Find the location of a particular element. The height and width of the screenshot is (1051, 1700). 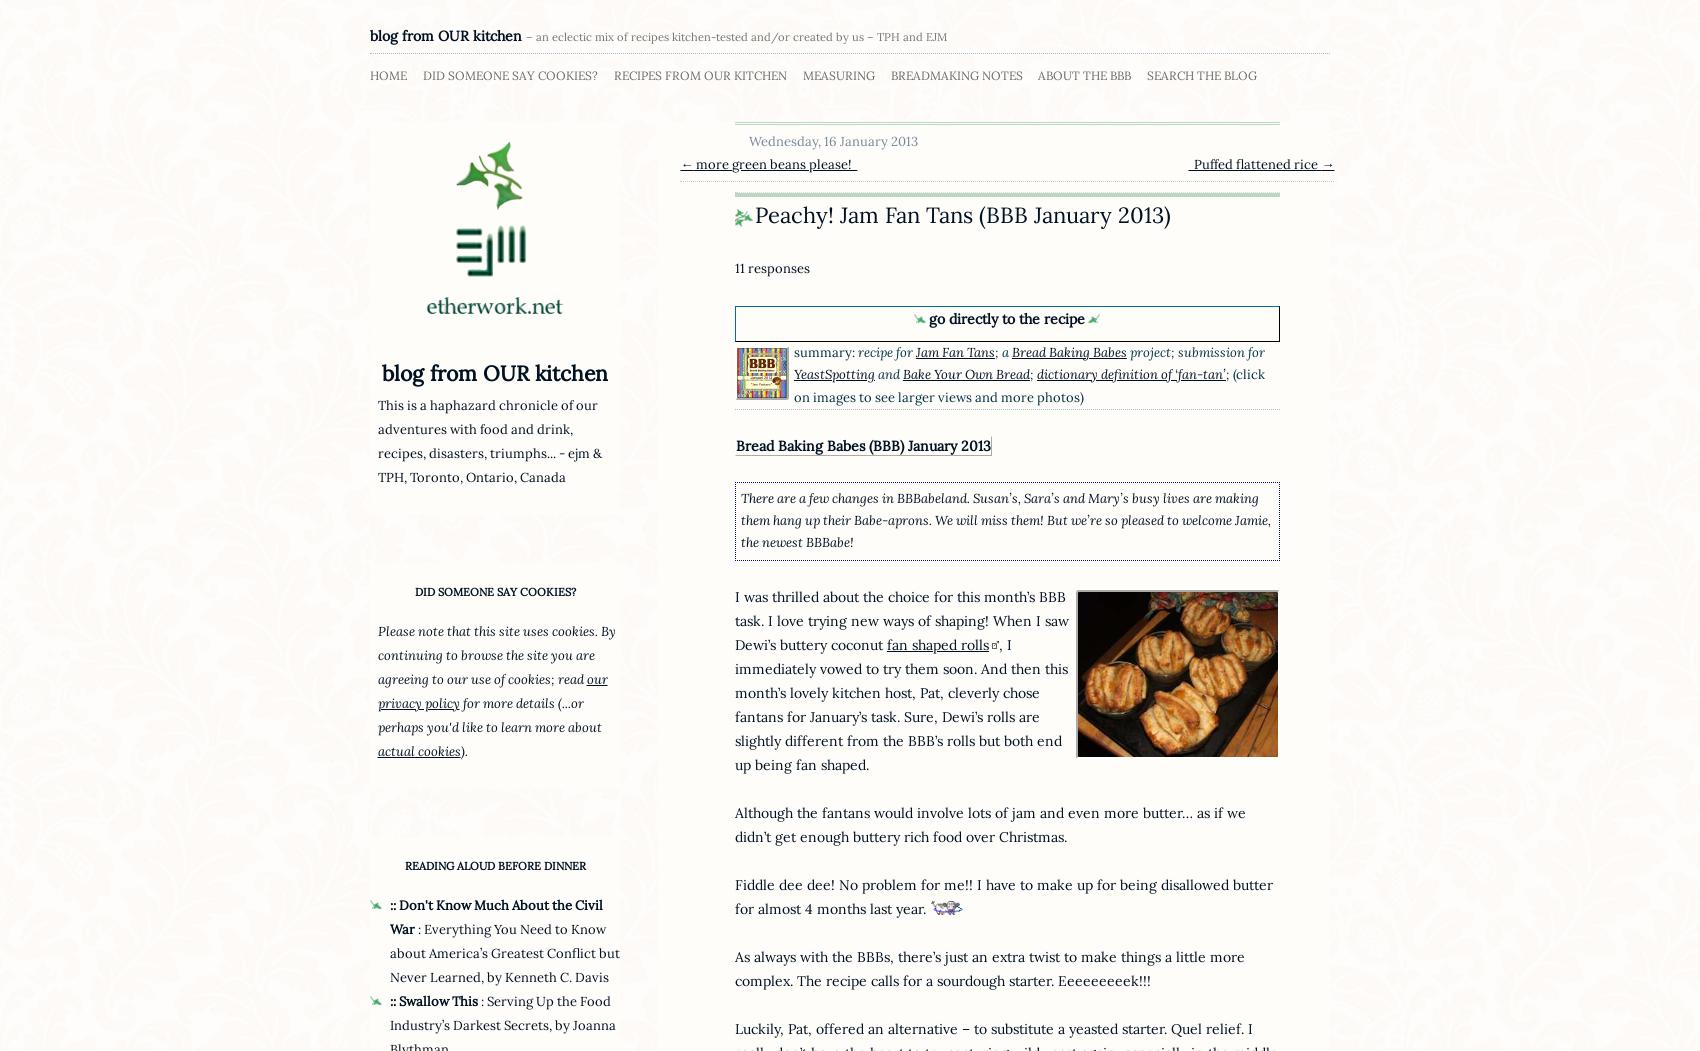

':: Don't Know Much About the Civil War' is located at coordinates (496, 917).